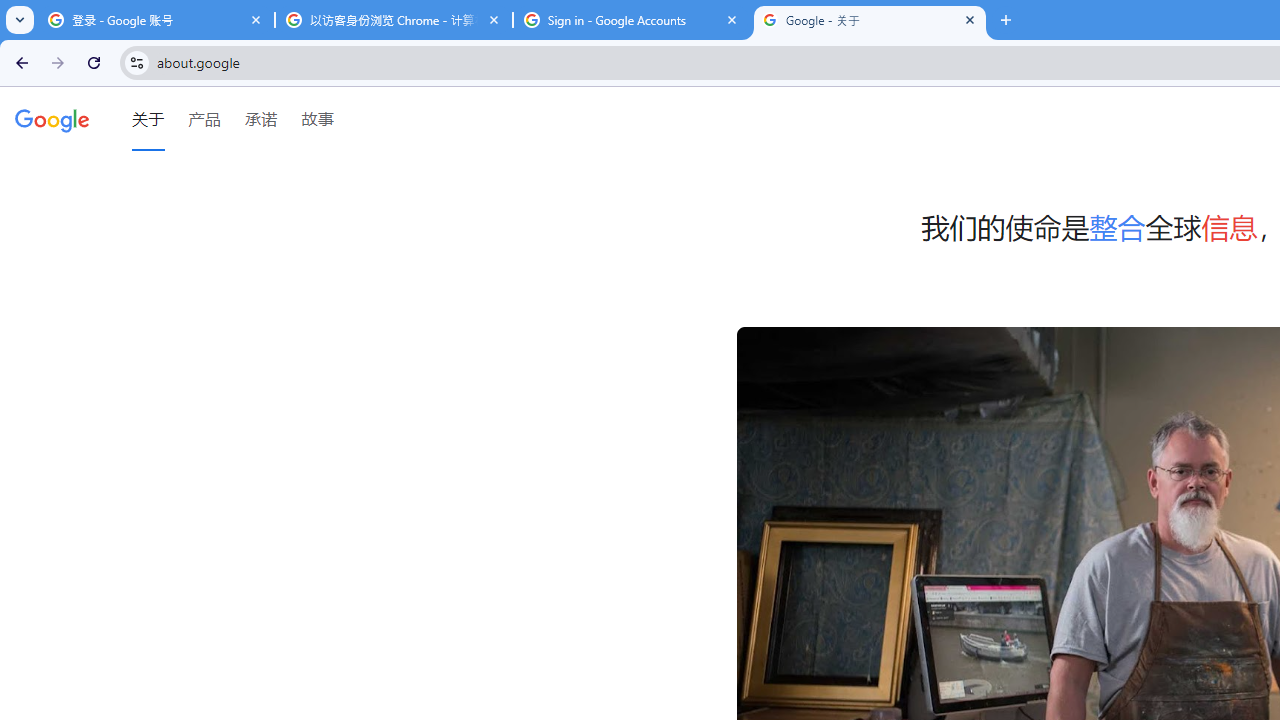 Image resolution: width=1280 pixels, height=720 pixels. What do you see at coordinates (52, 119) in the screenshot?
I see `'Google'` at bounding box center [52, 119].